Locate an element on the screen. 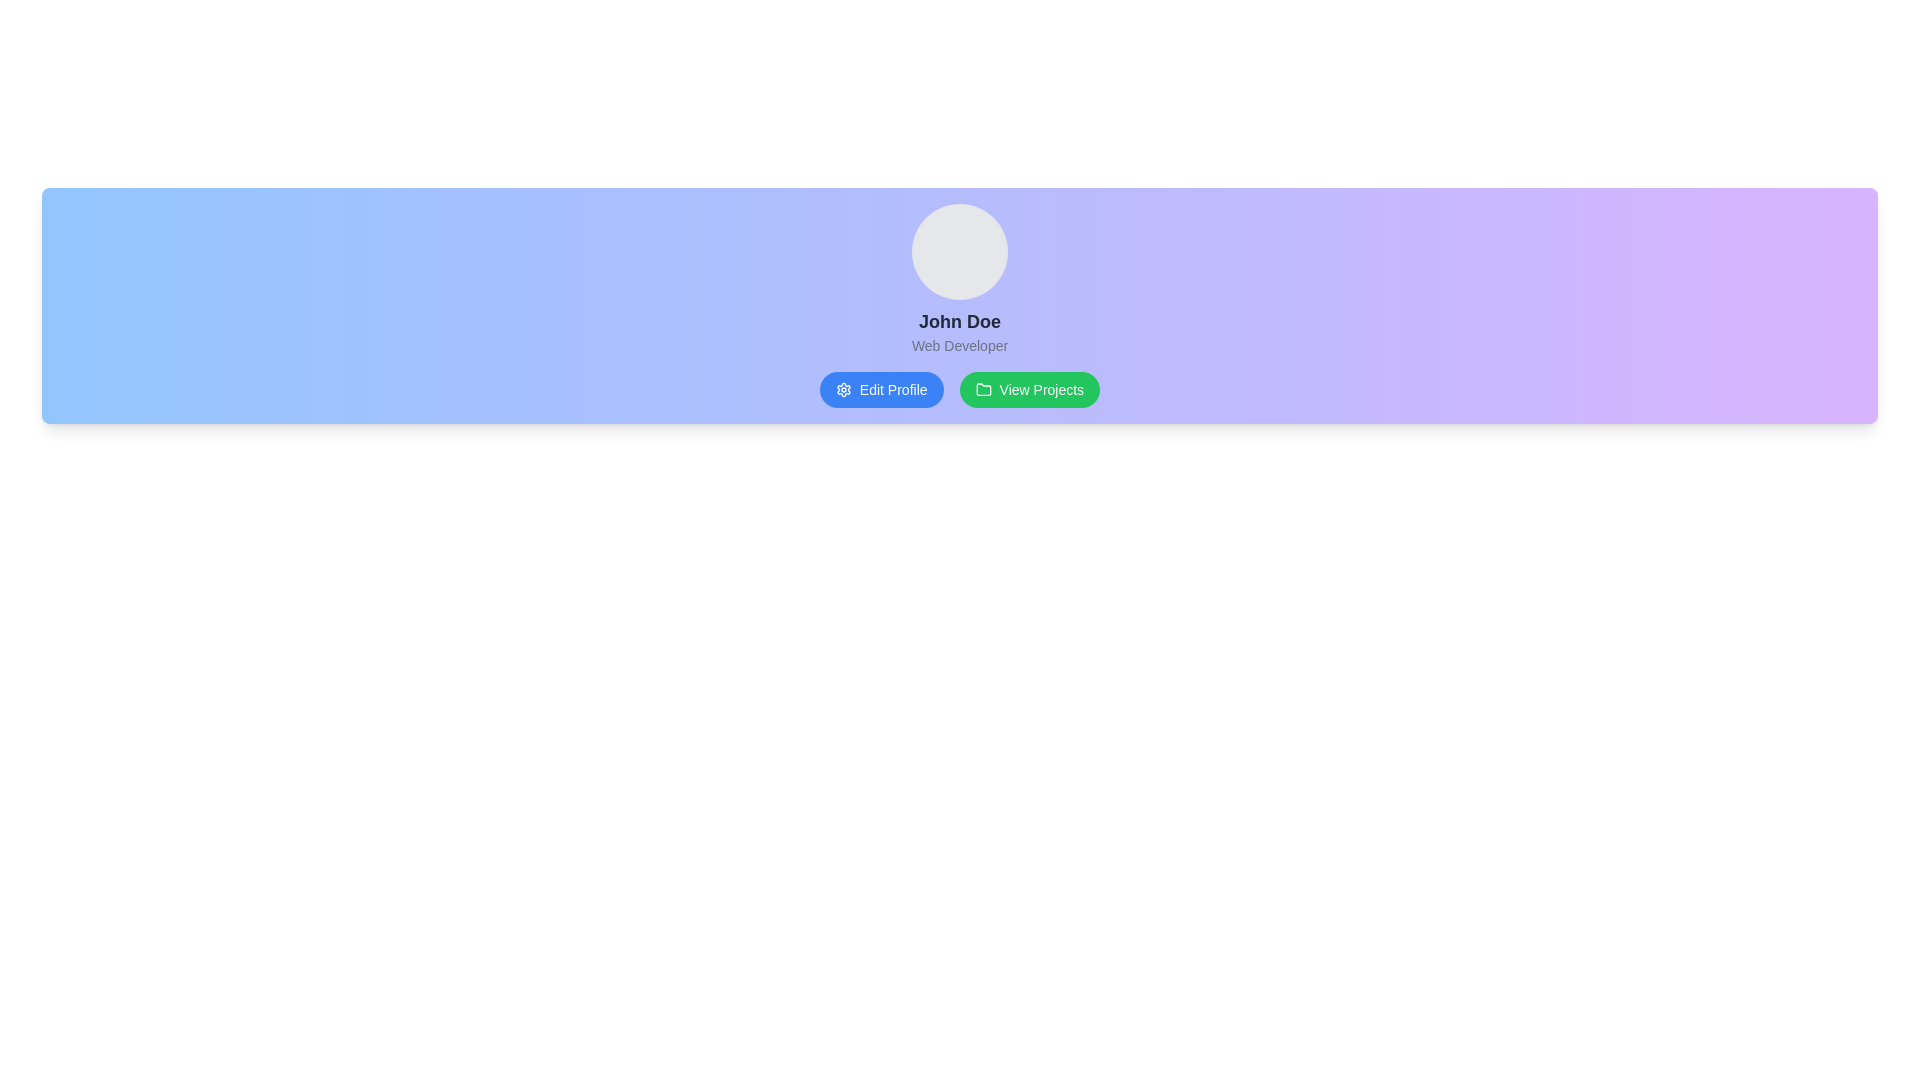  the static text label displaying the name 'John Doe', which is located below the circular profile picture and above the role label 'Web Developer' is located at coordinates (960, 320).